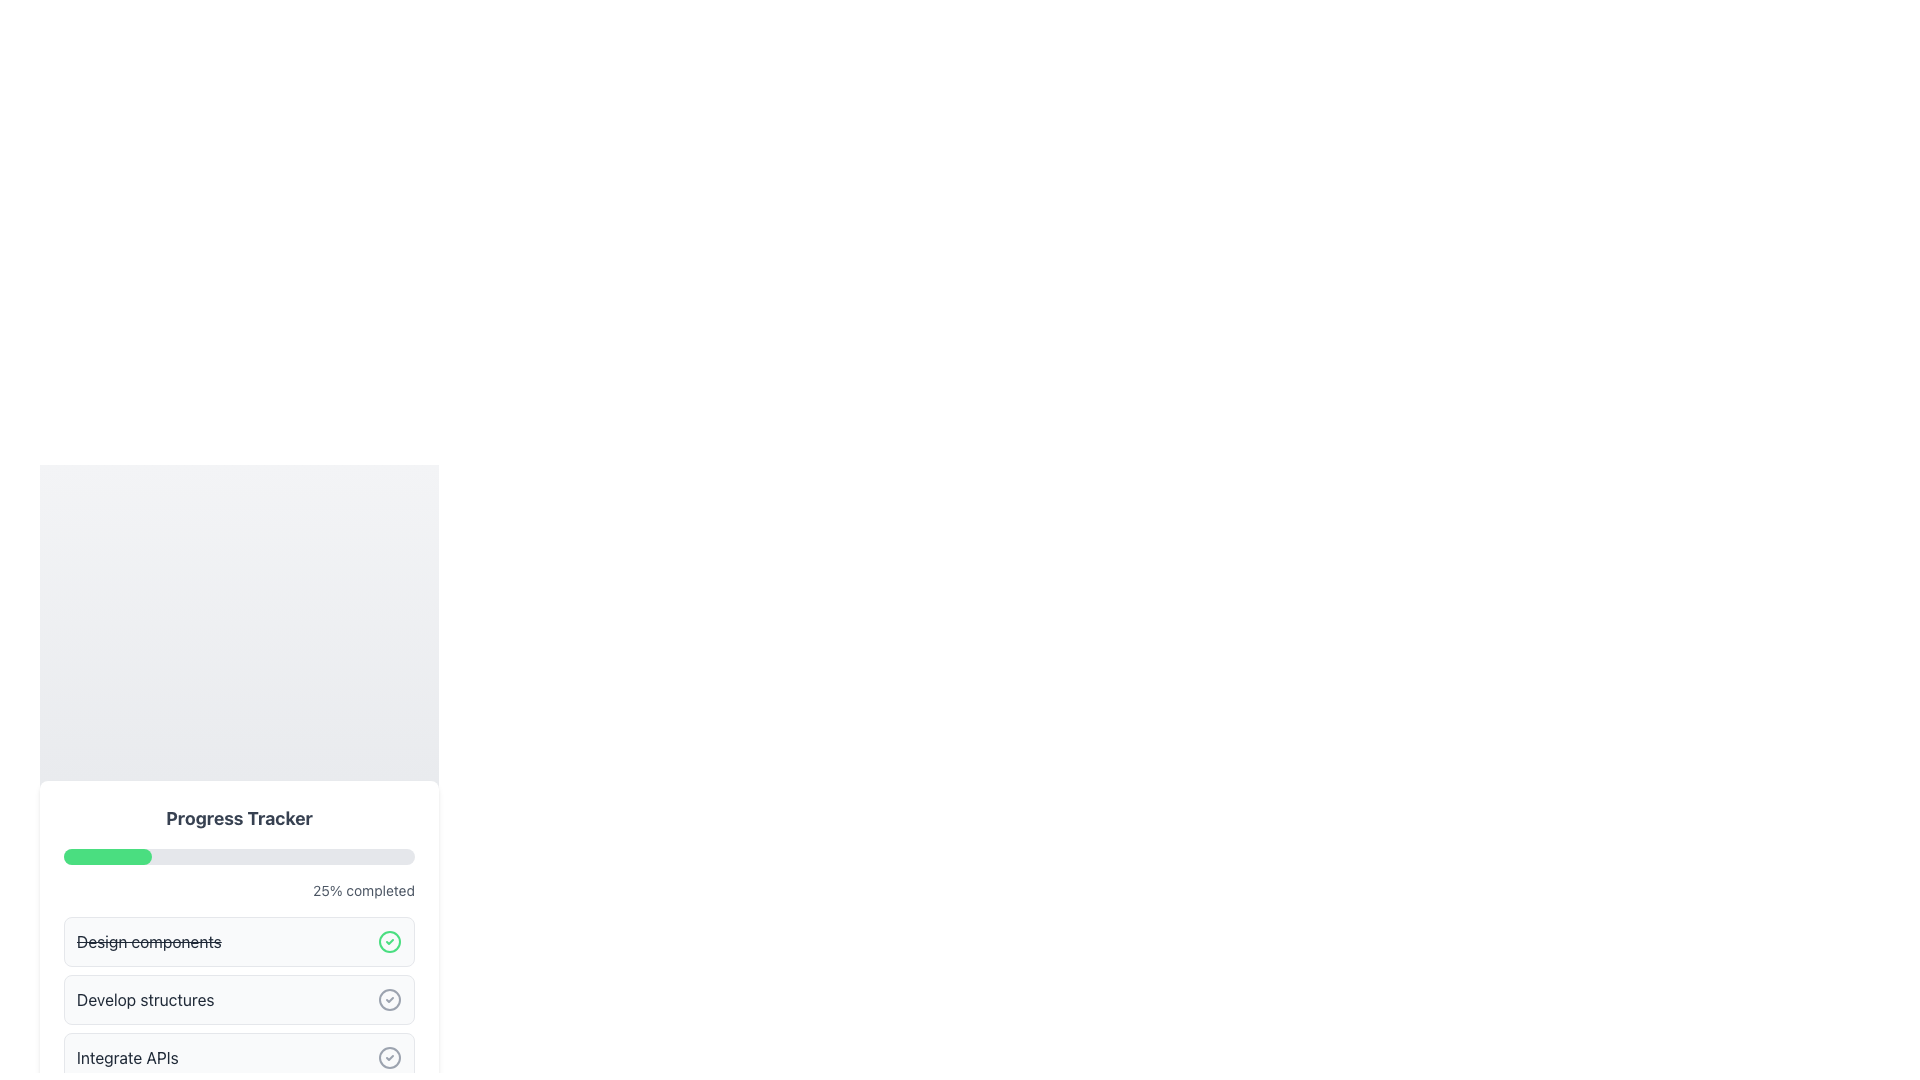 The height and width of the screenshot is (1080, 1920). Describe the element at coordinates (239, 855) in the screenshot. I see `the visual progress of the horizontal progress bar located below the title 'Progress Tracker' and above the text '25% completed'` at that location.